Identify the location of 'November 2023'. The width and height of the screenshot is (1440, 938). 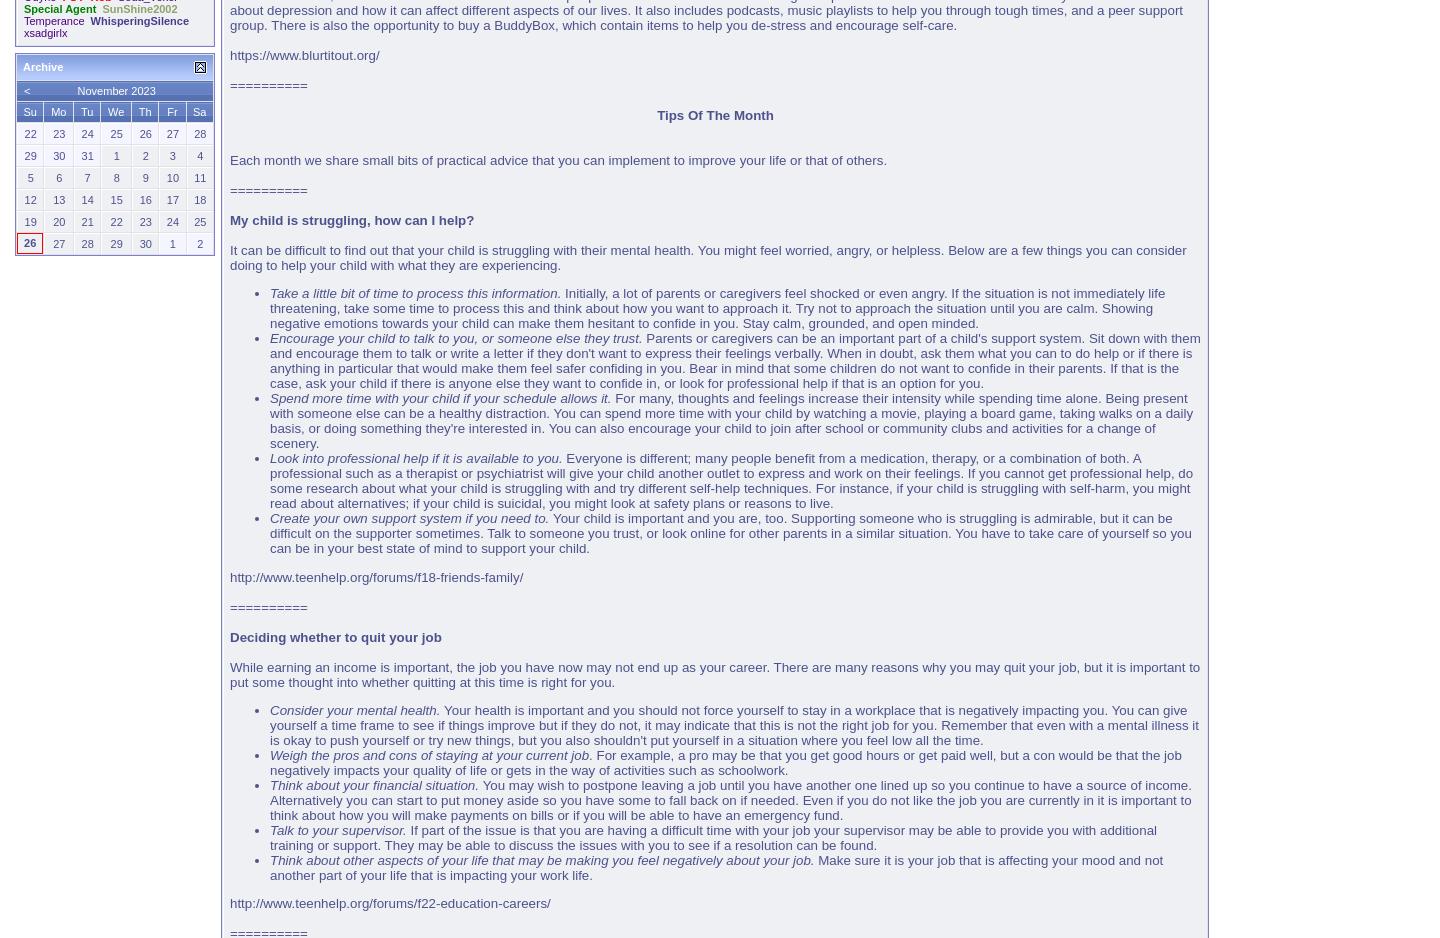
(116, 89).